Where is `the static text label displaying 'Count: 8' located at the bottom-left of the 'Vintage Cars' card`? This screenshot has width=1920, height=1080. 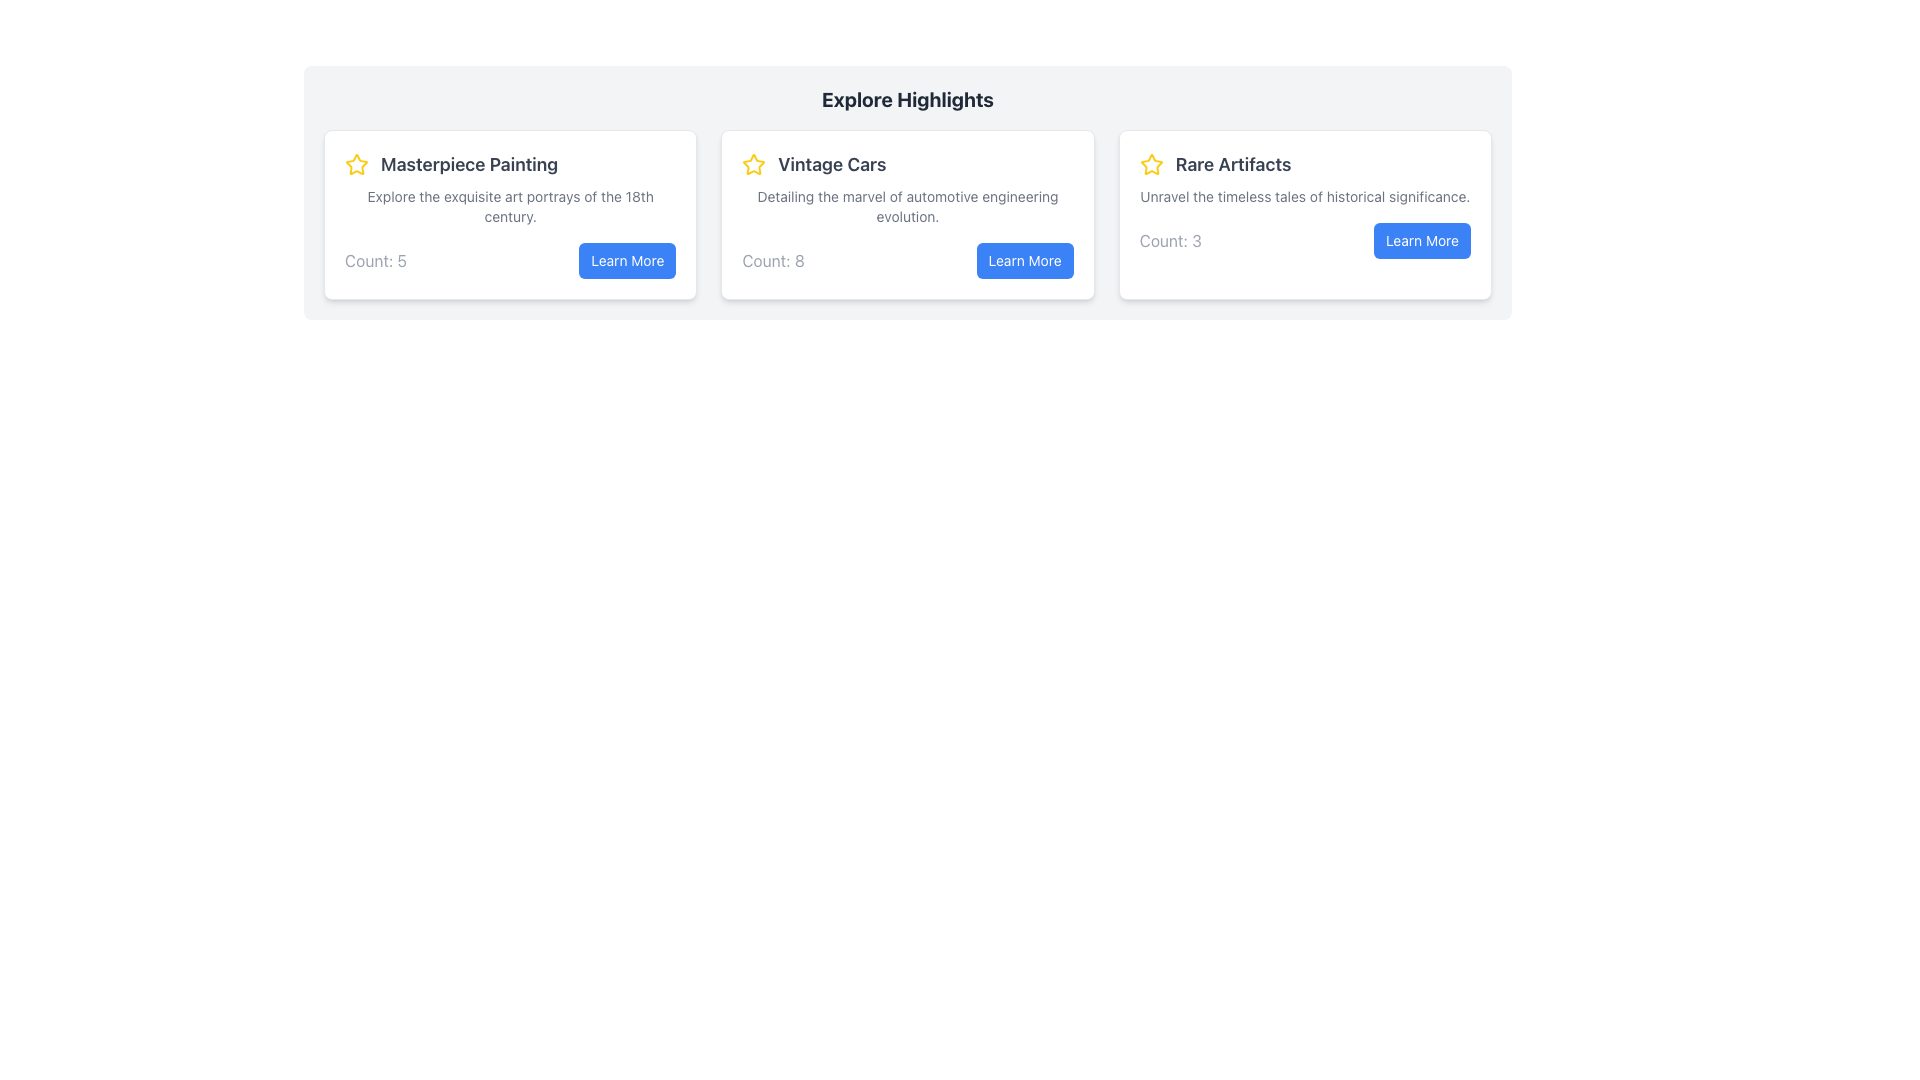
the static text label displaying 'Count: 8' located at the bottom-left of the 'Vintage Cars' card is located at coordinates (772, 260).